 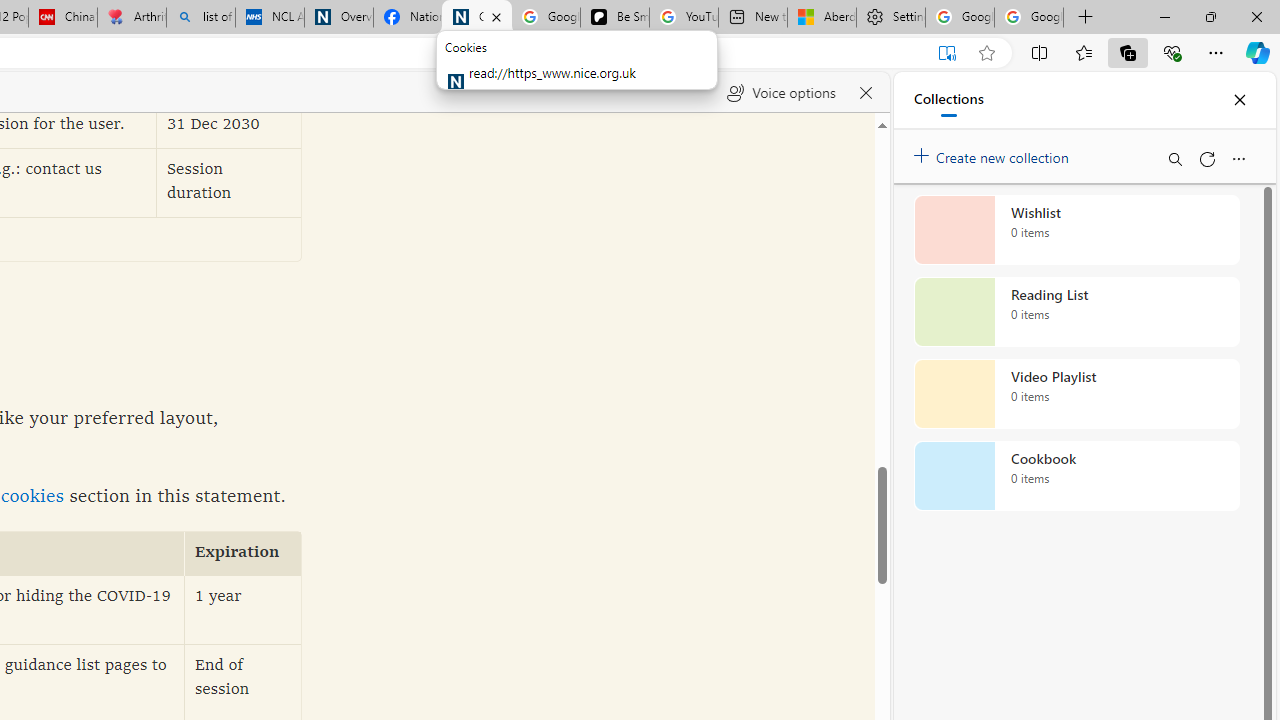 I want to click on 'Enter Immersive Reader (F9)', so click(x=945, y=52).